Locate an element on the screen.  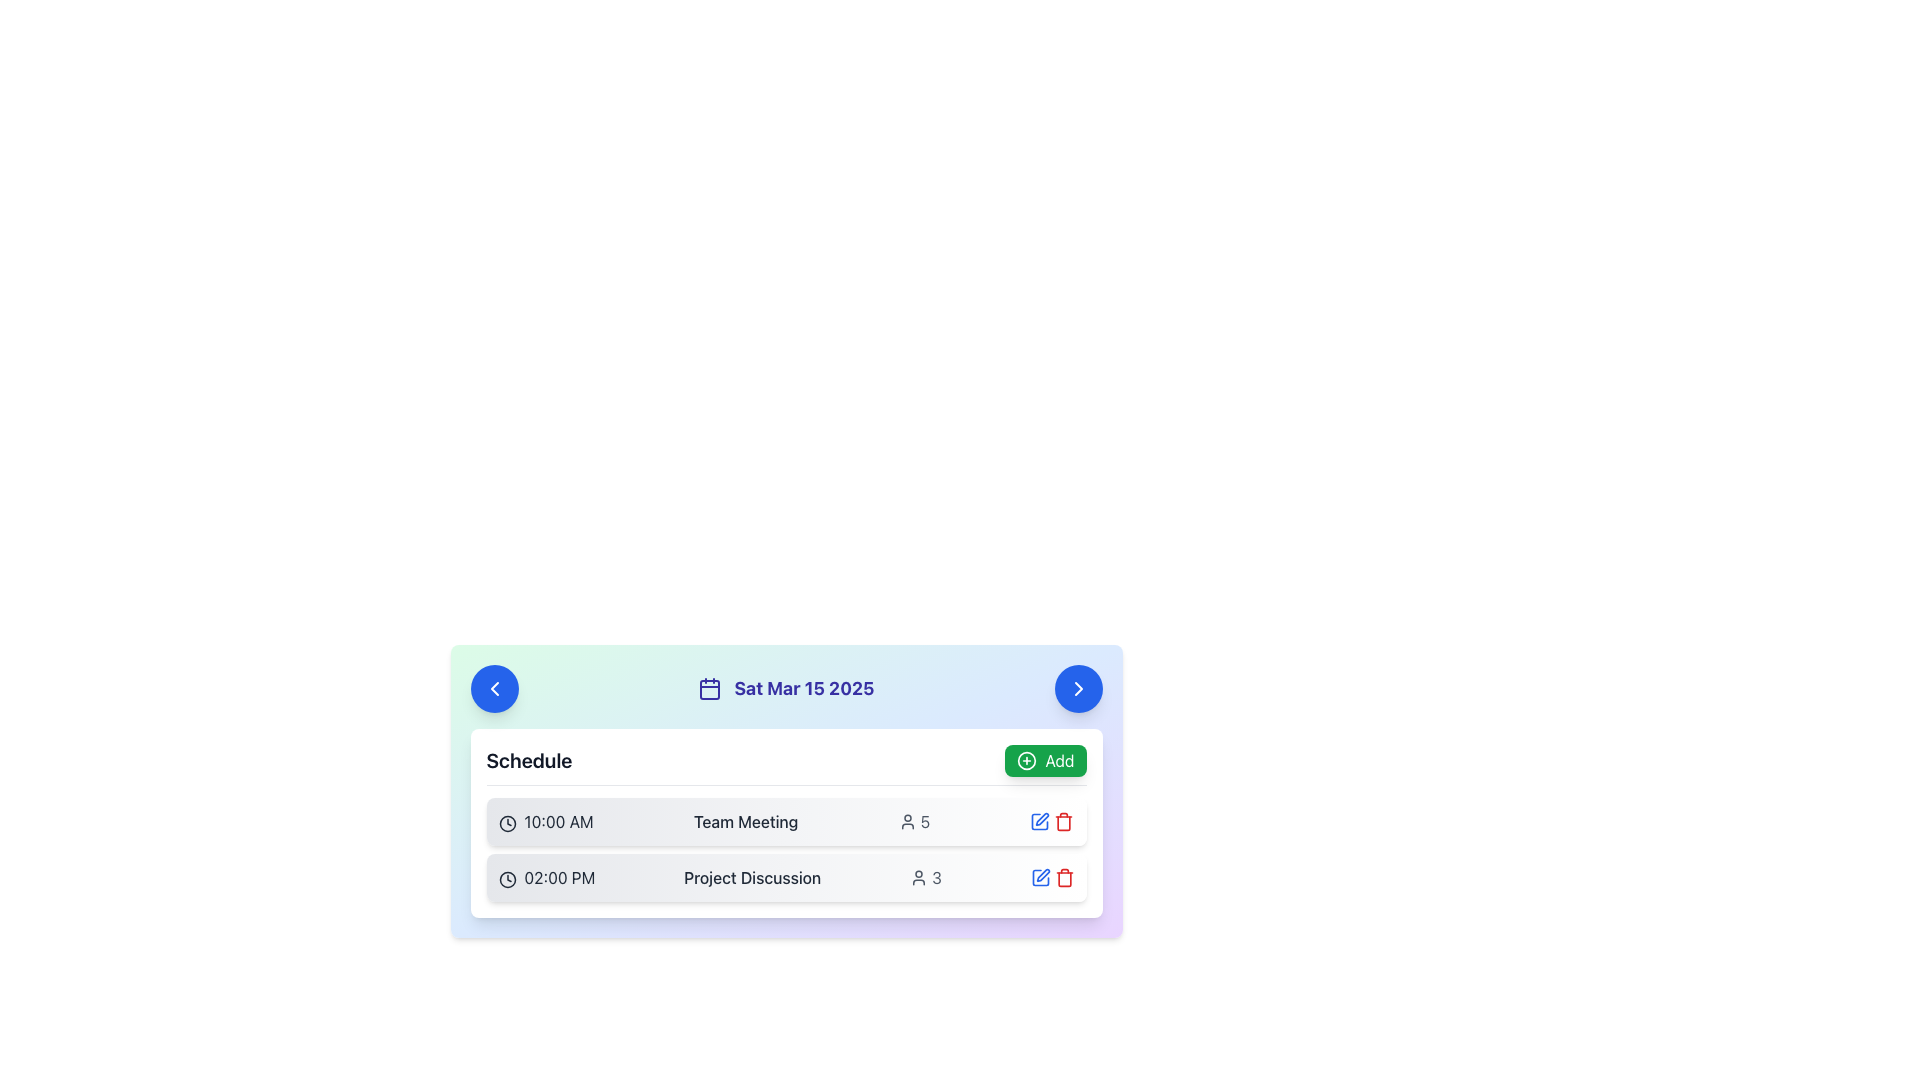
the blue edit icon located in the top-right corner of the 'Team Meeting' schedule row is located at coordinates (1051, 821).